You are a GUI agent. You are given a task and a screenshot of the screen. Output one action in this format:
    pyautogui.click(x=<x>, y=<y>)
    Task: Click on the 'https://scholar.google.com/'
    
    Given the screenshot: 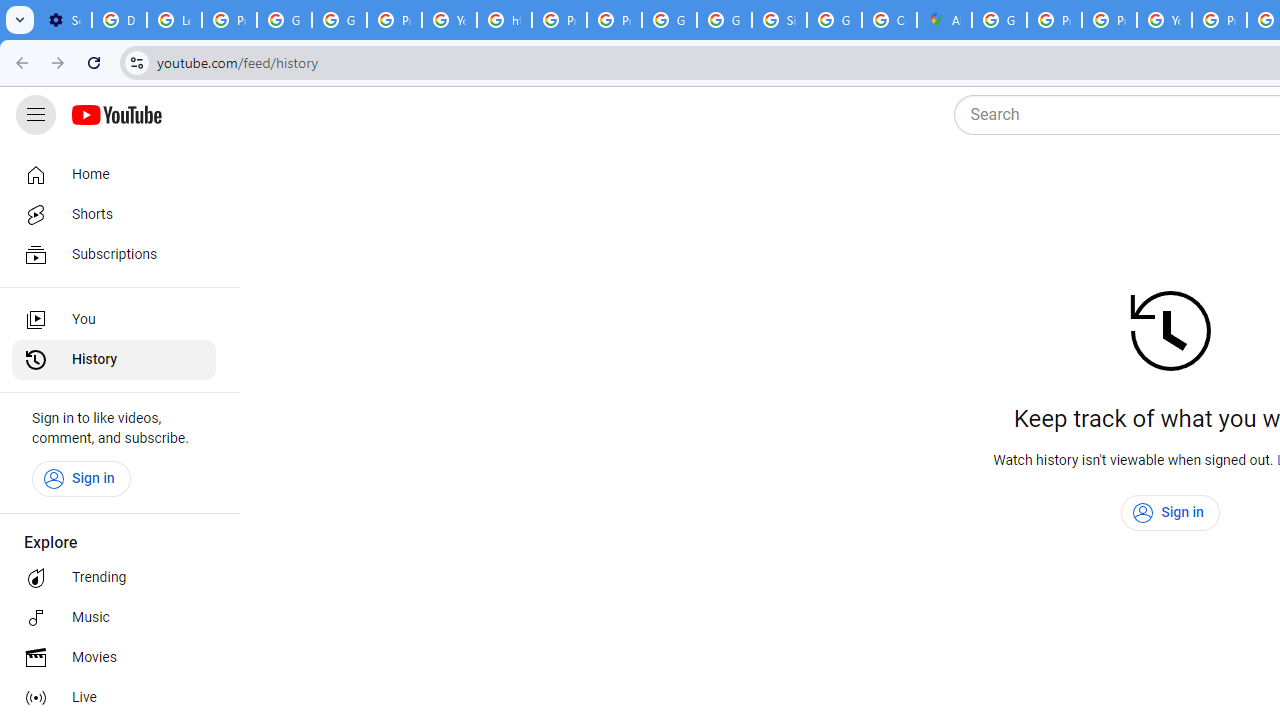 What is the action you would take?
    pyautogui.click(x=504, y=20)
    